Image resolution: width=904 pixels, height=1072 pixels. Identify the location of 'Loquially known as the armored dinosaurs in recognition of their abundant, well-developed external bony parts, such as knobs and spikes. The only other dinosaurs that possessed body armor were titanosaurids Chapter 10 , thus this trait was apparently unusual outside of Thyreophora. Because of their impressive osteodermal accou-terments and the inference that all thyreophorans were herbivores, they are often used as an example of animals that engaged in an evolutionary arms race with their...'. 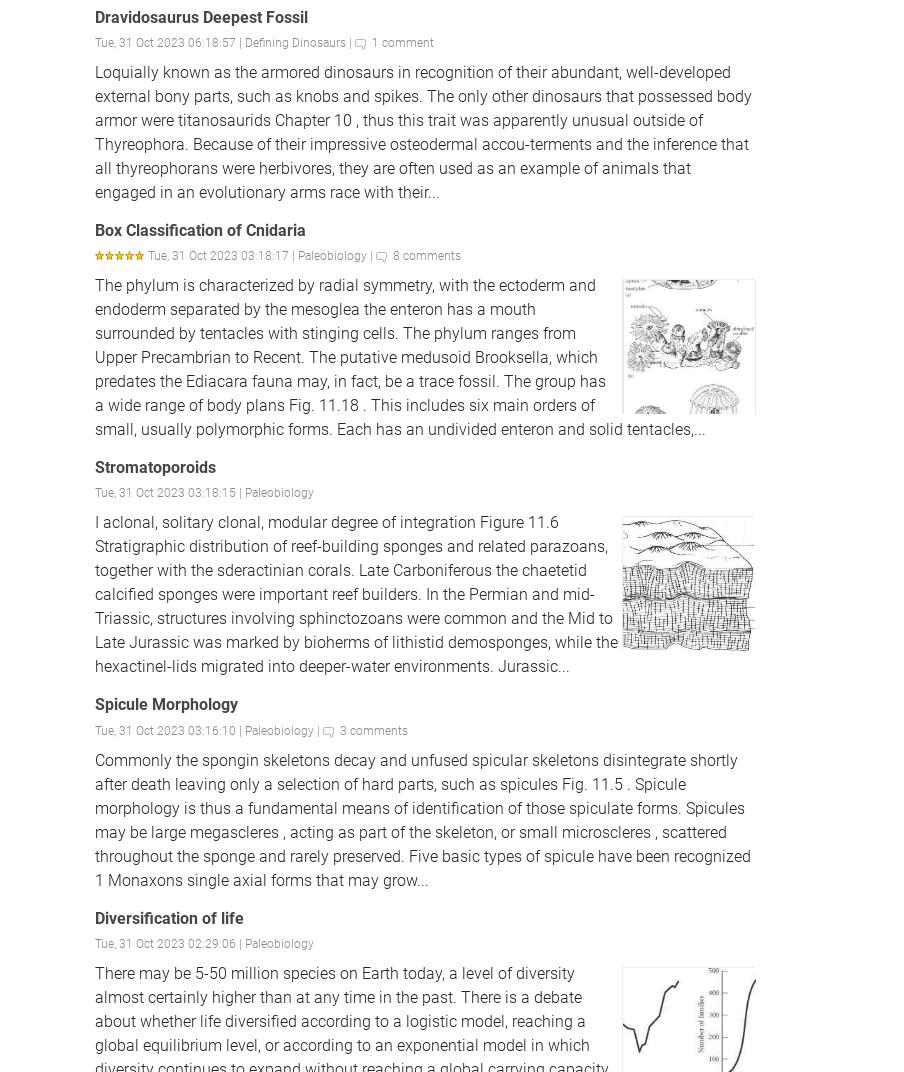
(423, 132).